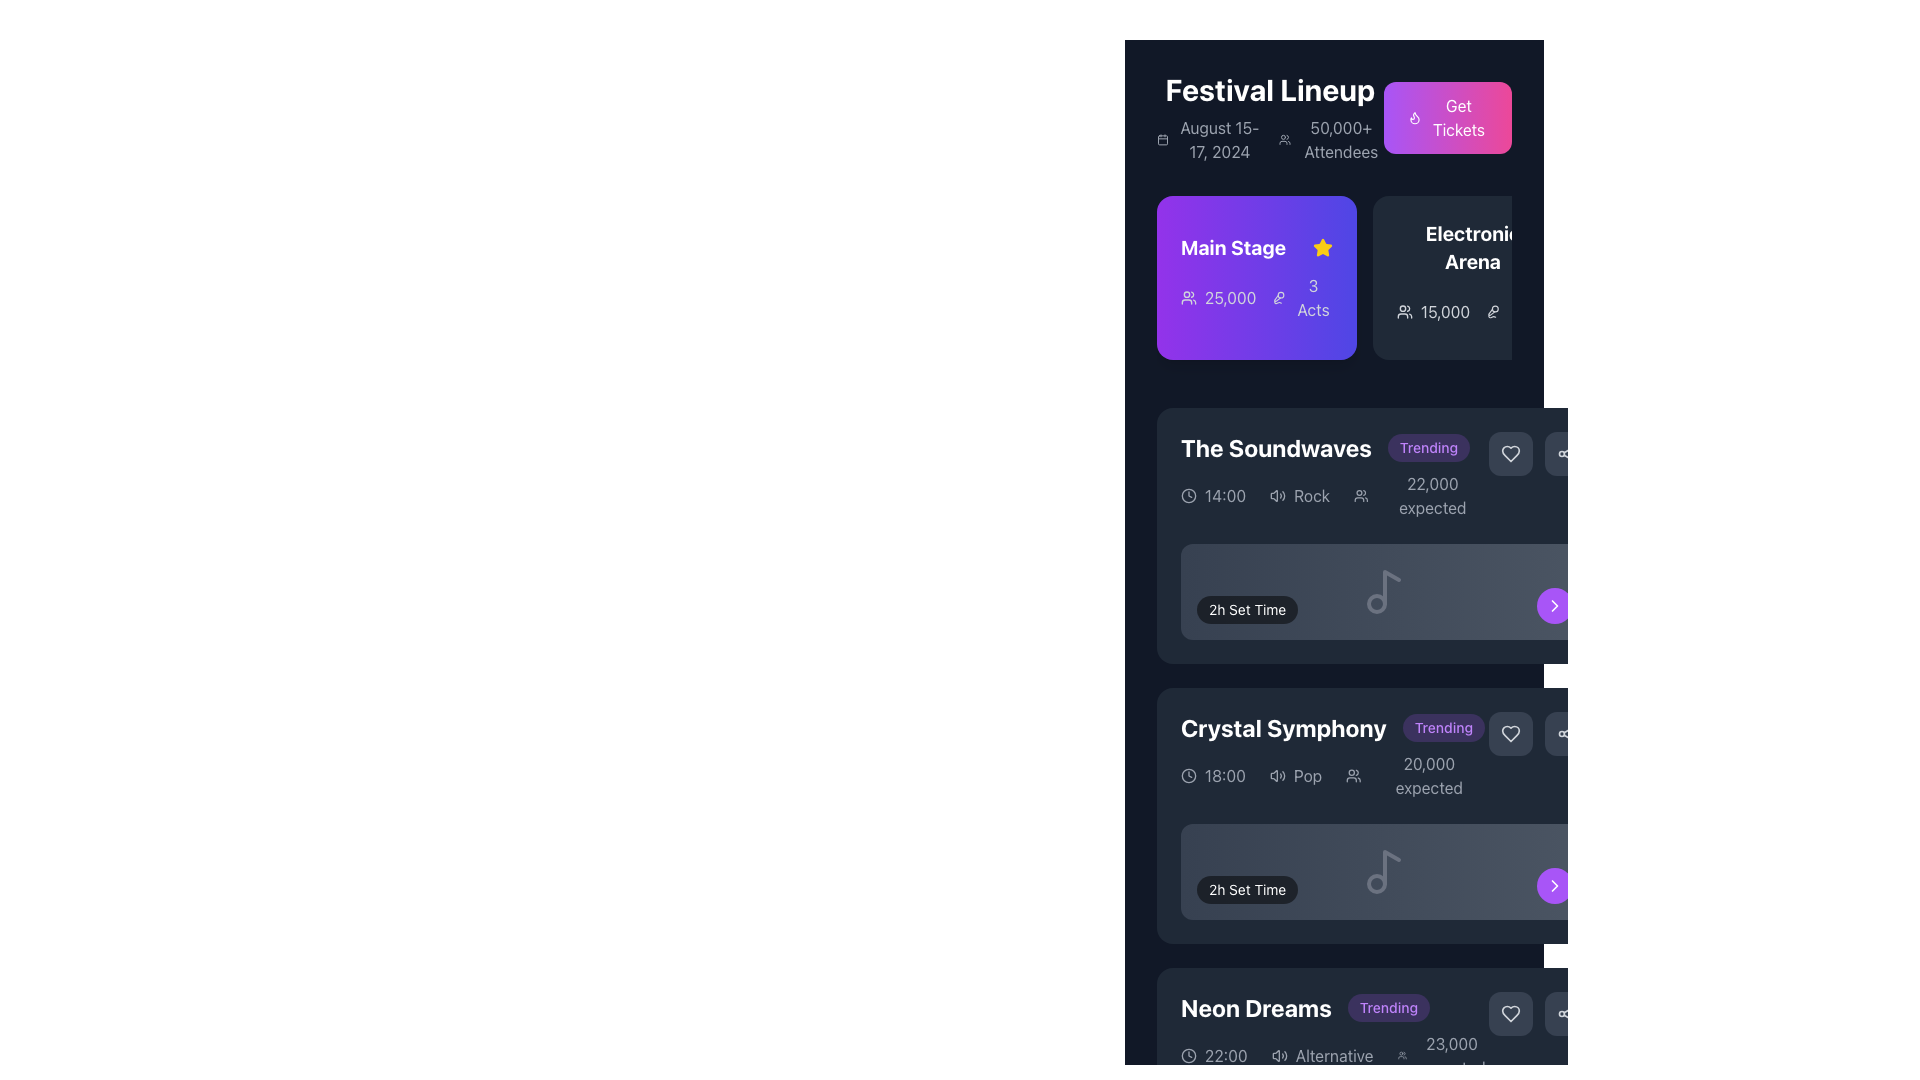 This screenshot has width=1920, height=1080. What do you see at coordinates (1189, 495) in the screenshot?
I see `the circular outline of the clock icon located within 'The Soundwaves' card to trigger associated actions` at bounding box center [1189, 495].